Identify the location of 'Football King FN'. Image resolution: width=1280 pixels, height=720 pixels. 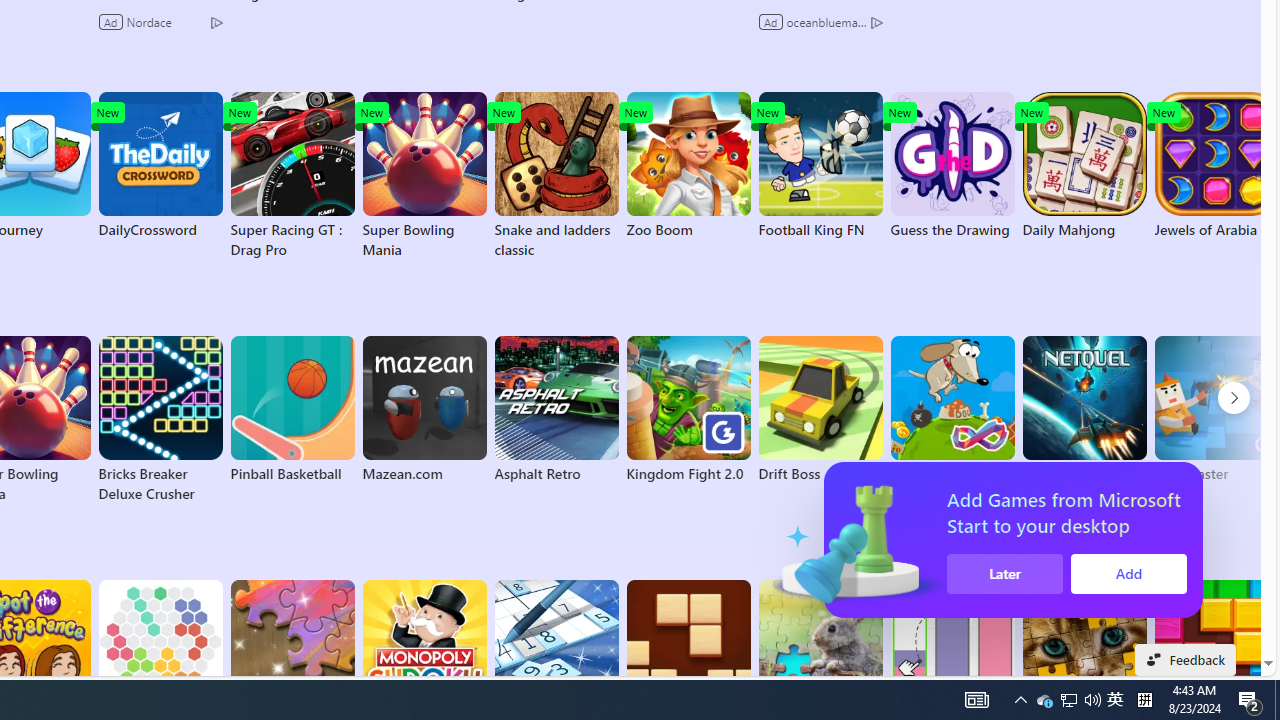
(820, 164).